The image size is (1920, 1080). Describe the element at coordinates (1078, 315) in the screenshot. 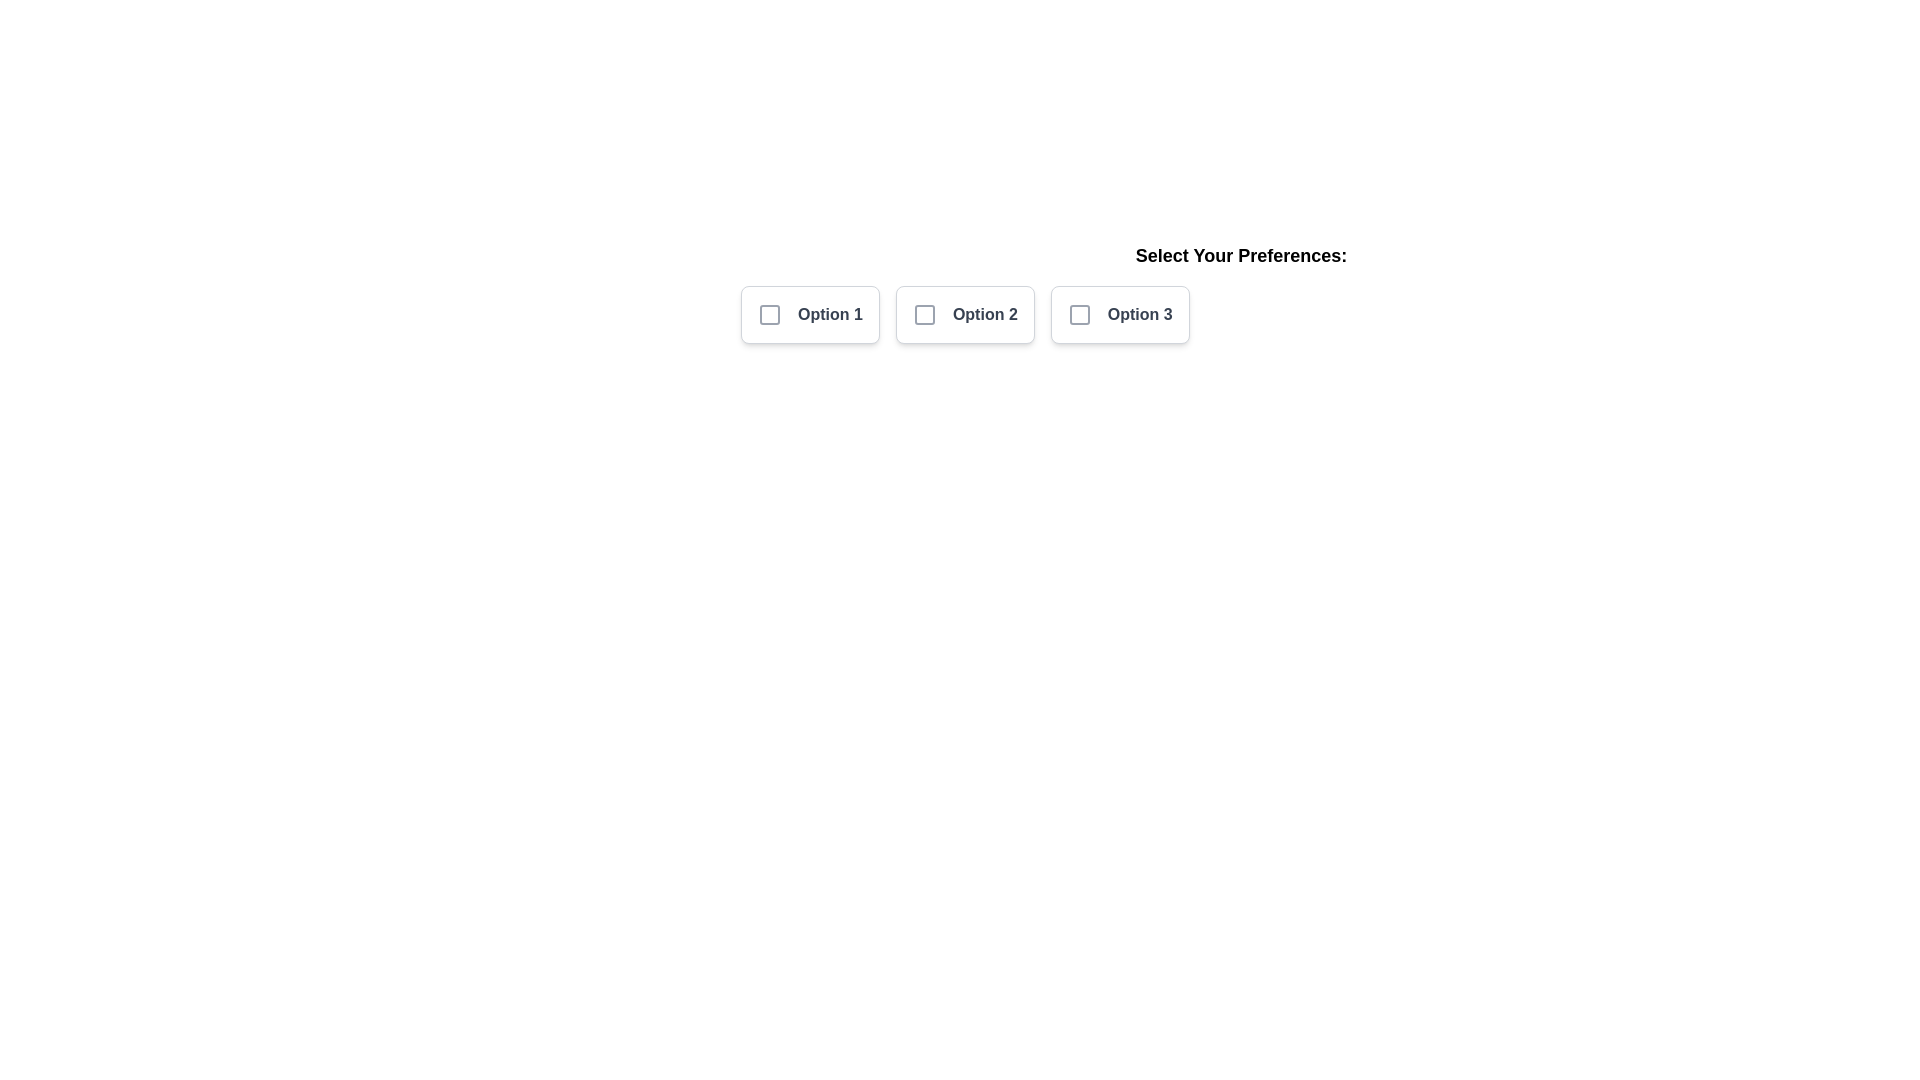

I see `the checkbox located to the left of the text 'Option 3' in the third option group` at that location.